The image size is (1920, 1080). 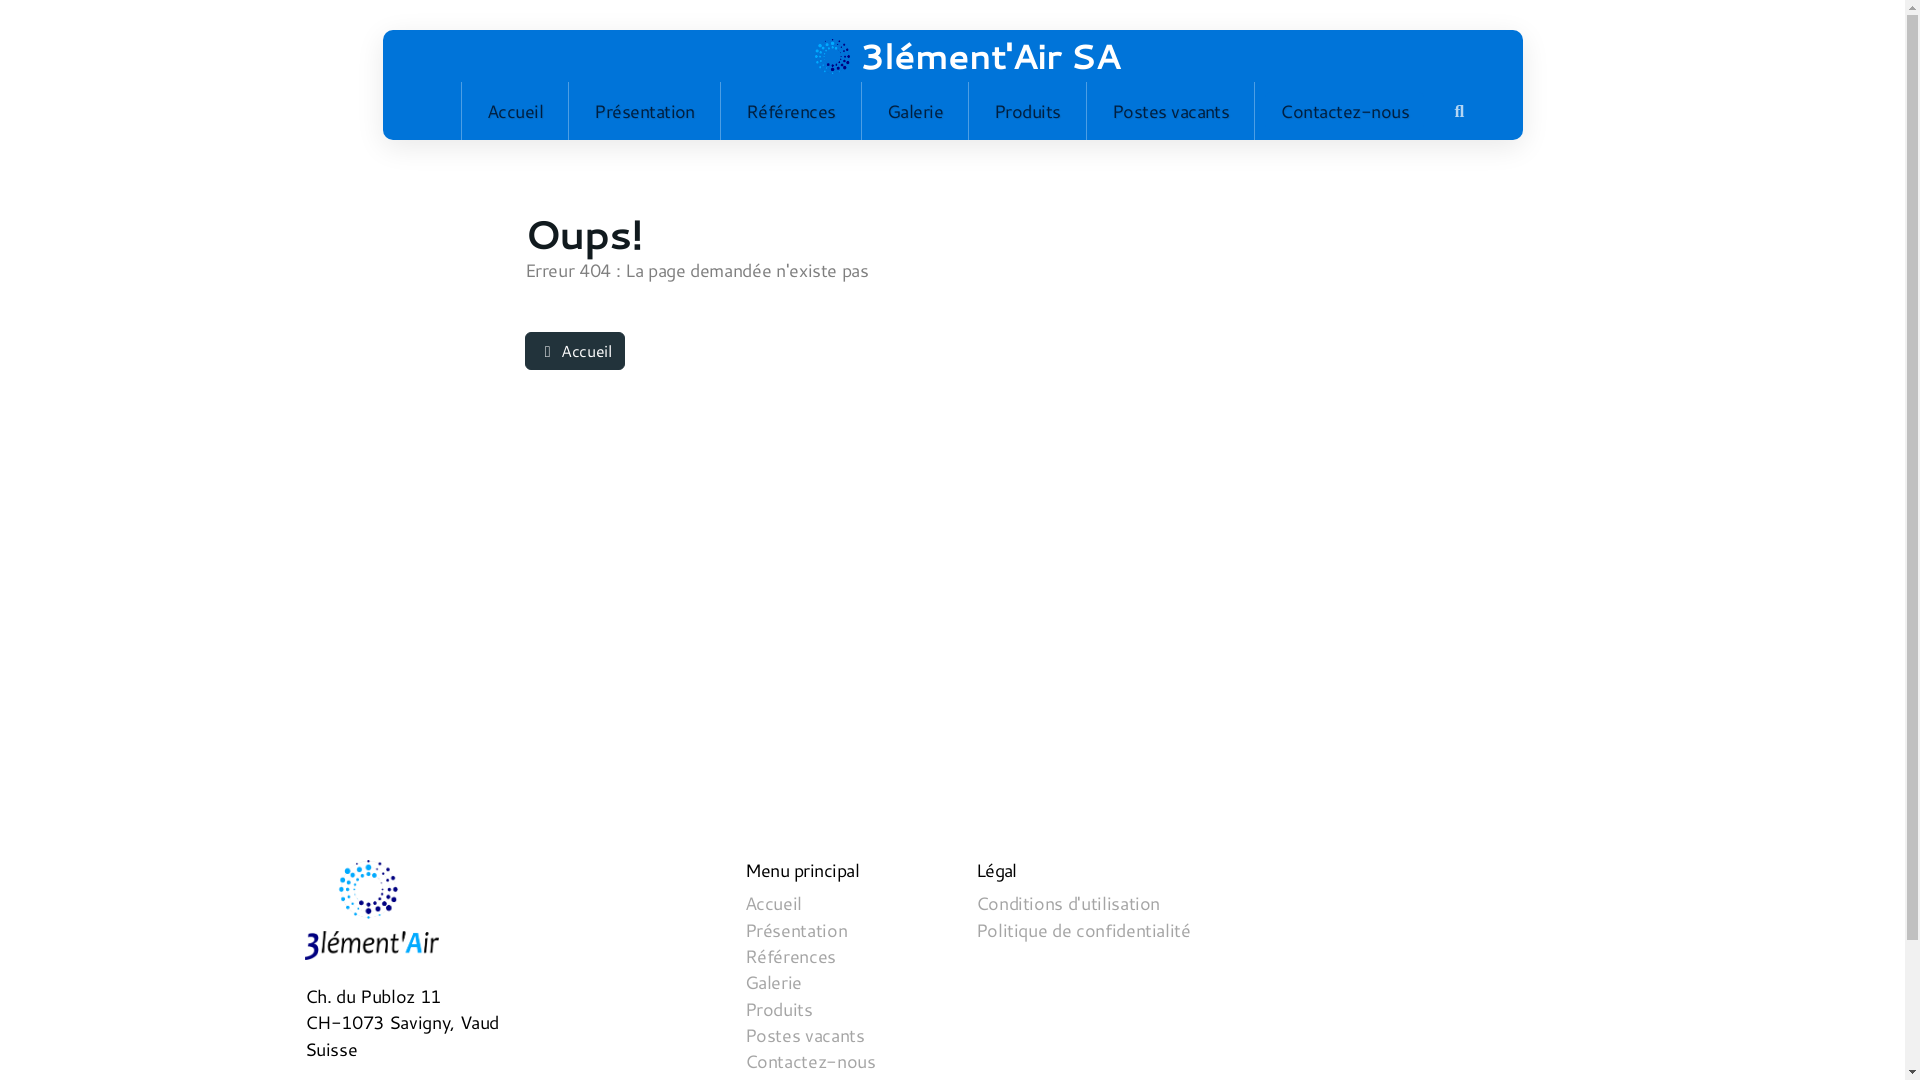 What do you see at coordinates (771, 903) in the screenshot?
I see `'Accueil'` at bounding box center [771, 903].